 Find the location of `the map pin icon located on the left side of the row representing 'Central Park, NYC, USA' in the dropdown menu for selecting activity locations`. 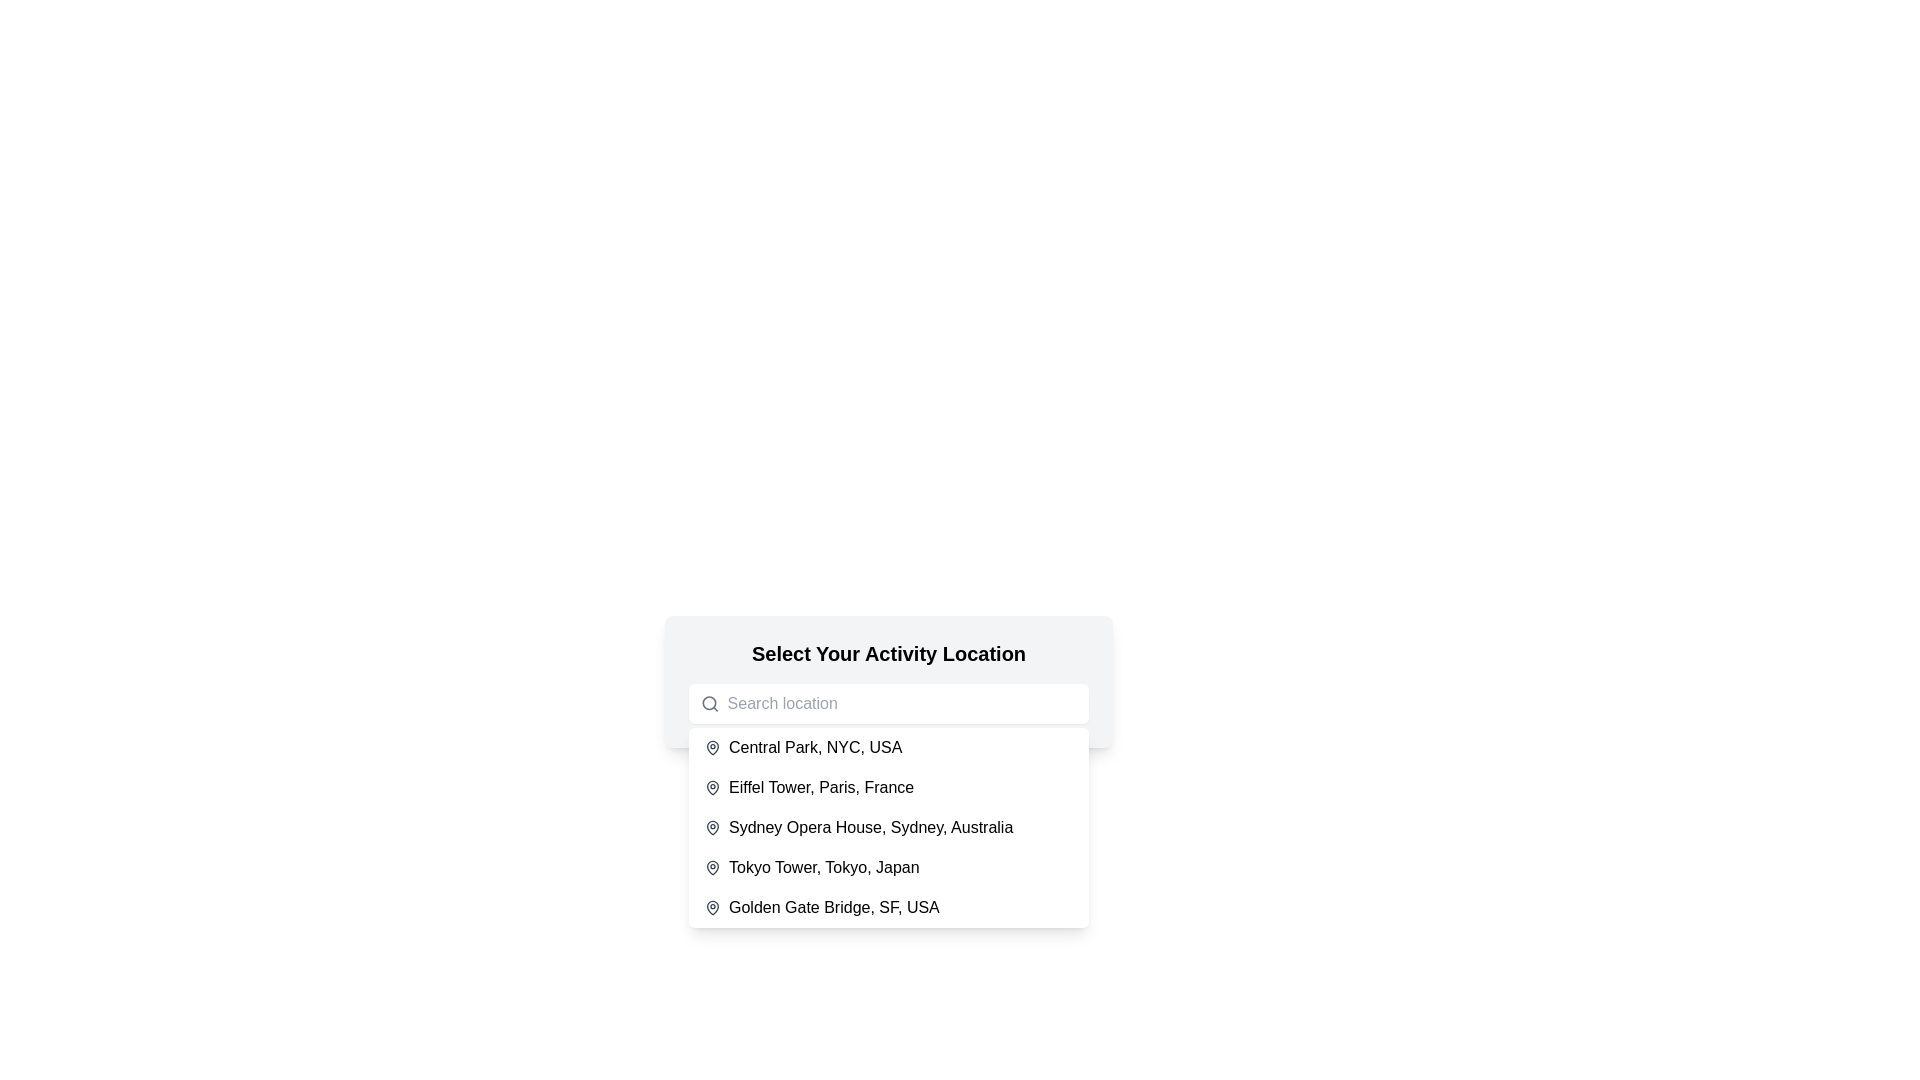

the map pin icon located on the left side of the row representing 'Central Park, NYC, USA' in the dropdown menu for selecting activity locations is located at coordinates (713, 748).